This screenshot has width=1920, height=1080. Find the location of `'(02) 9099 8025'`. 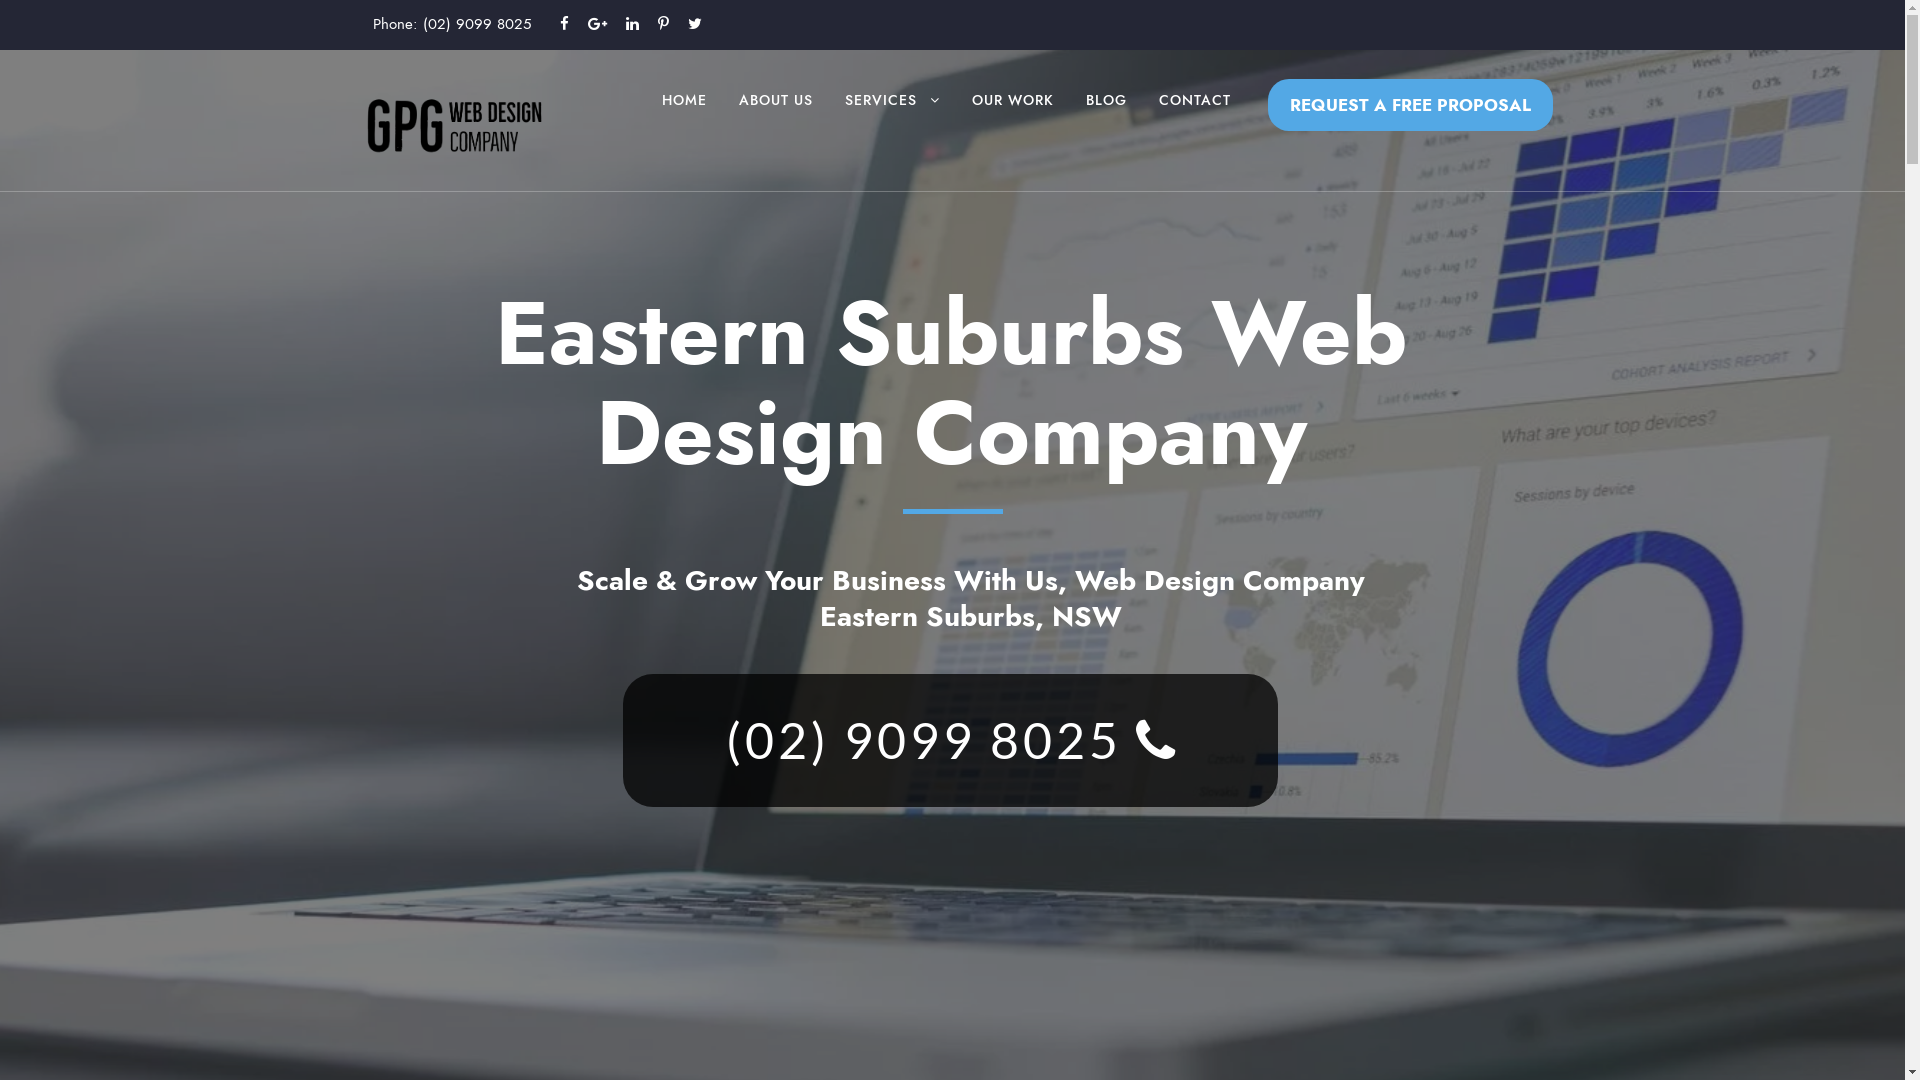

'(02) 9099 8025' is located at coordinates (474, 23).